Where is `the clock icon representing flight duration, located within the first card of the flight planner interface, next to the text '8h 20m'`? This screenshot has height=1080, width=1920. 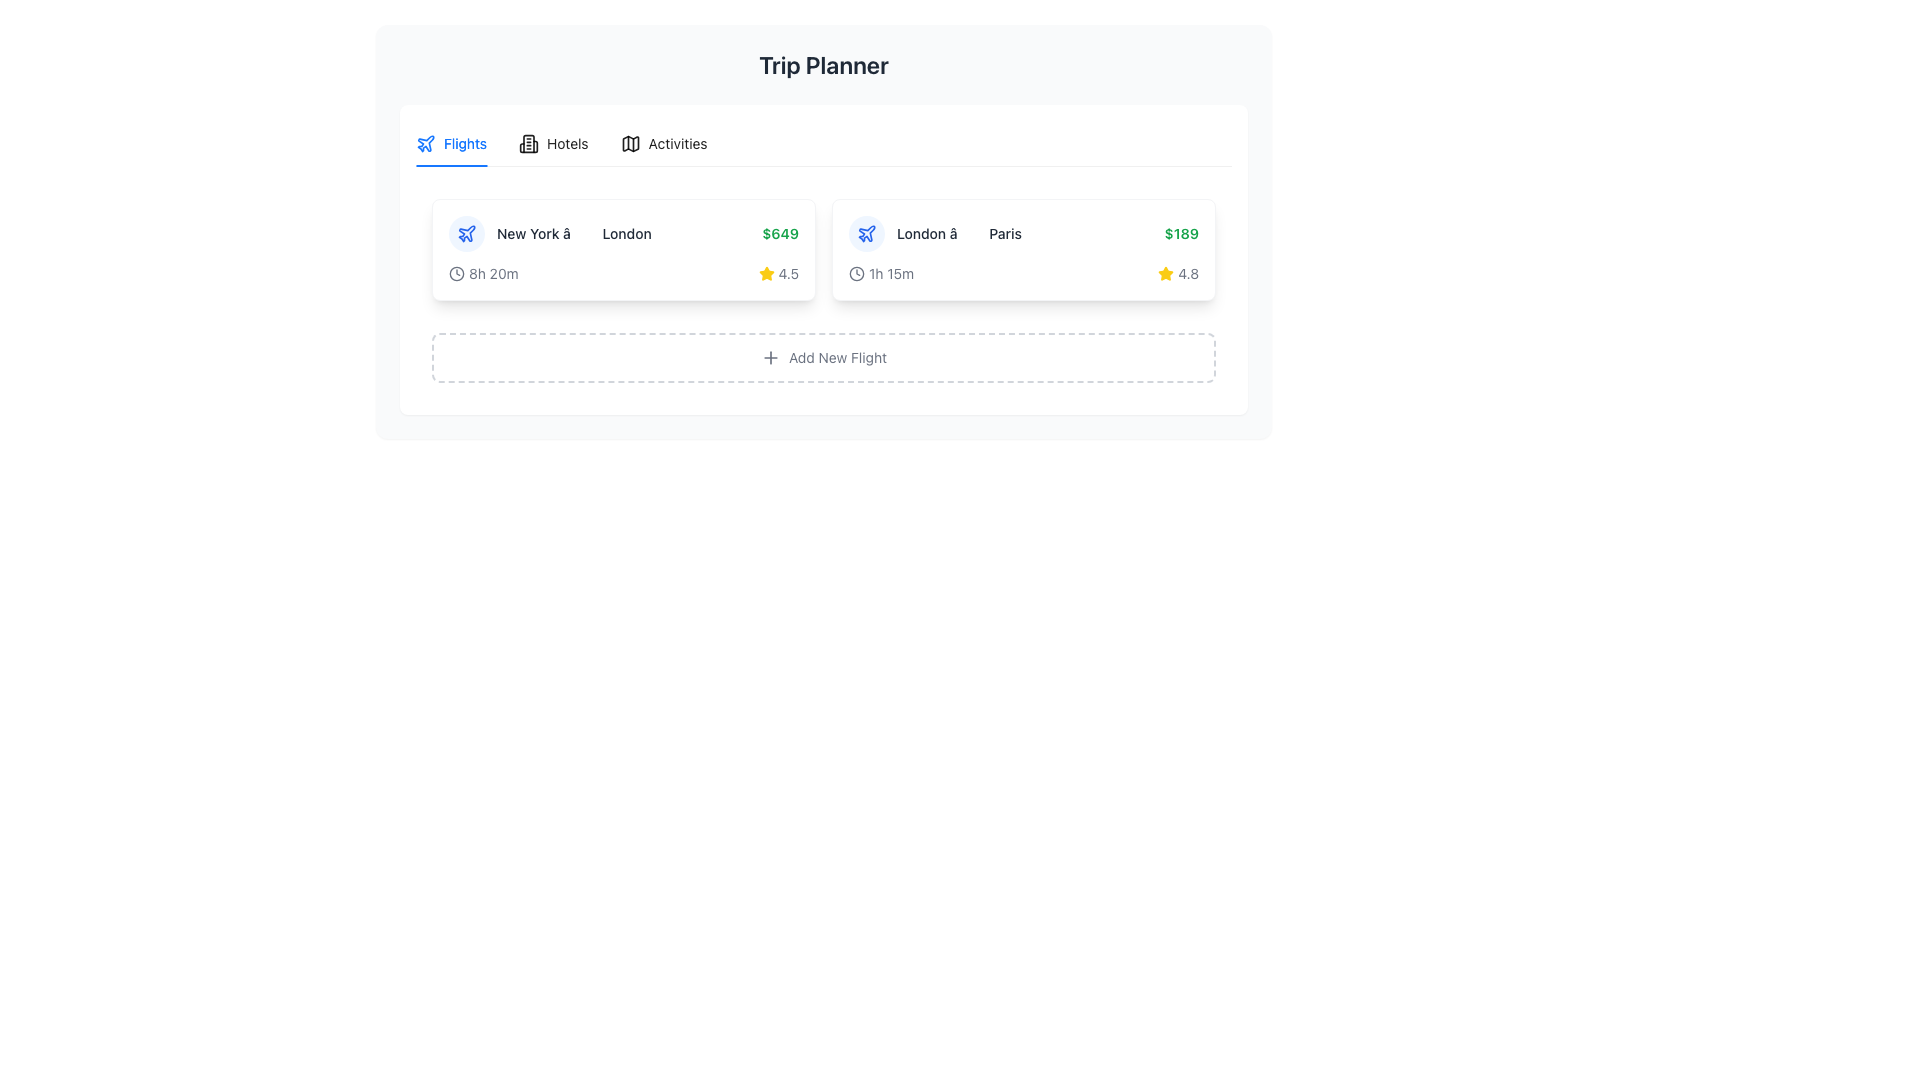 the clock icon representing flight duration, located within the first card of the flight planner interface, next to the text '8h 20m' is located at coordinates (455, 273).